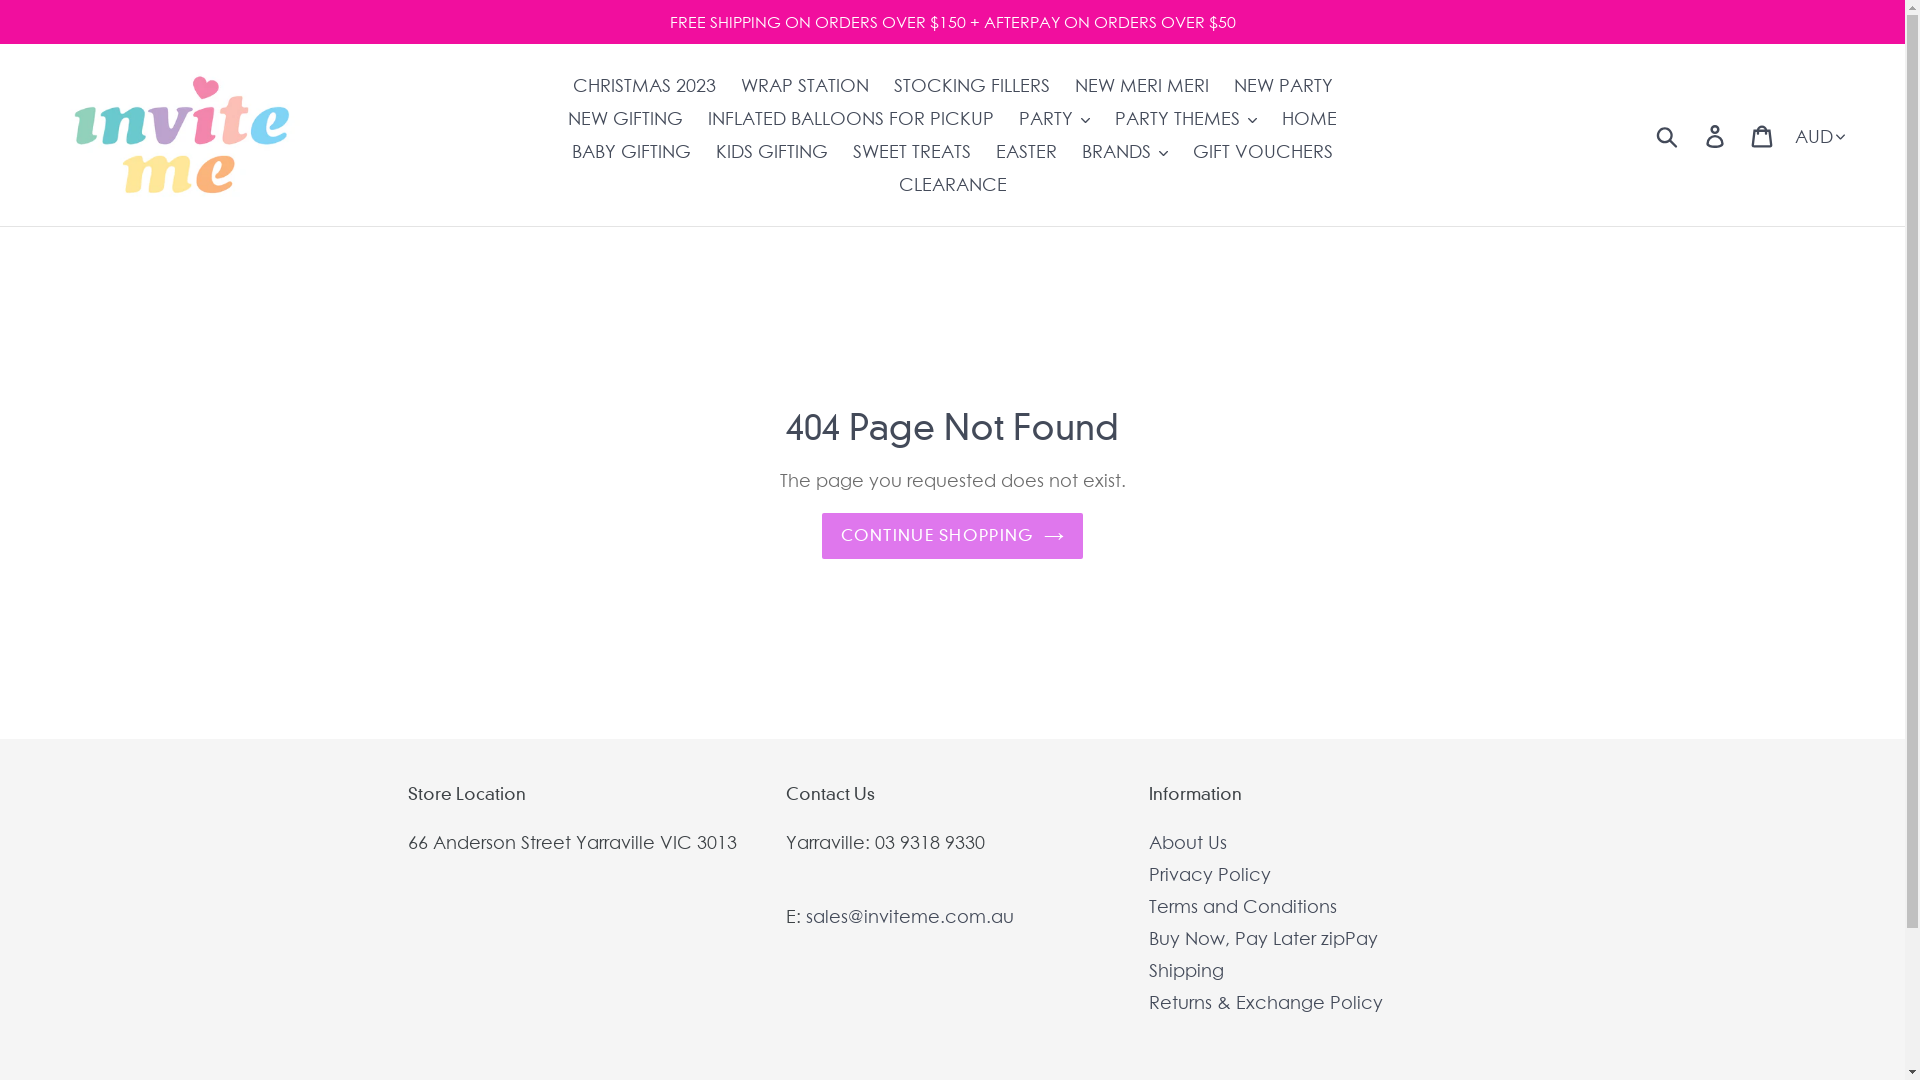 The image size is (1920, 1080). Describe the element at coordinates (952, 535) in the screenshot. I see `'CONTINUE SHOPPING'` at that location.